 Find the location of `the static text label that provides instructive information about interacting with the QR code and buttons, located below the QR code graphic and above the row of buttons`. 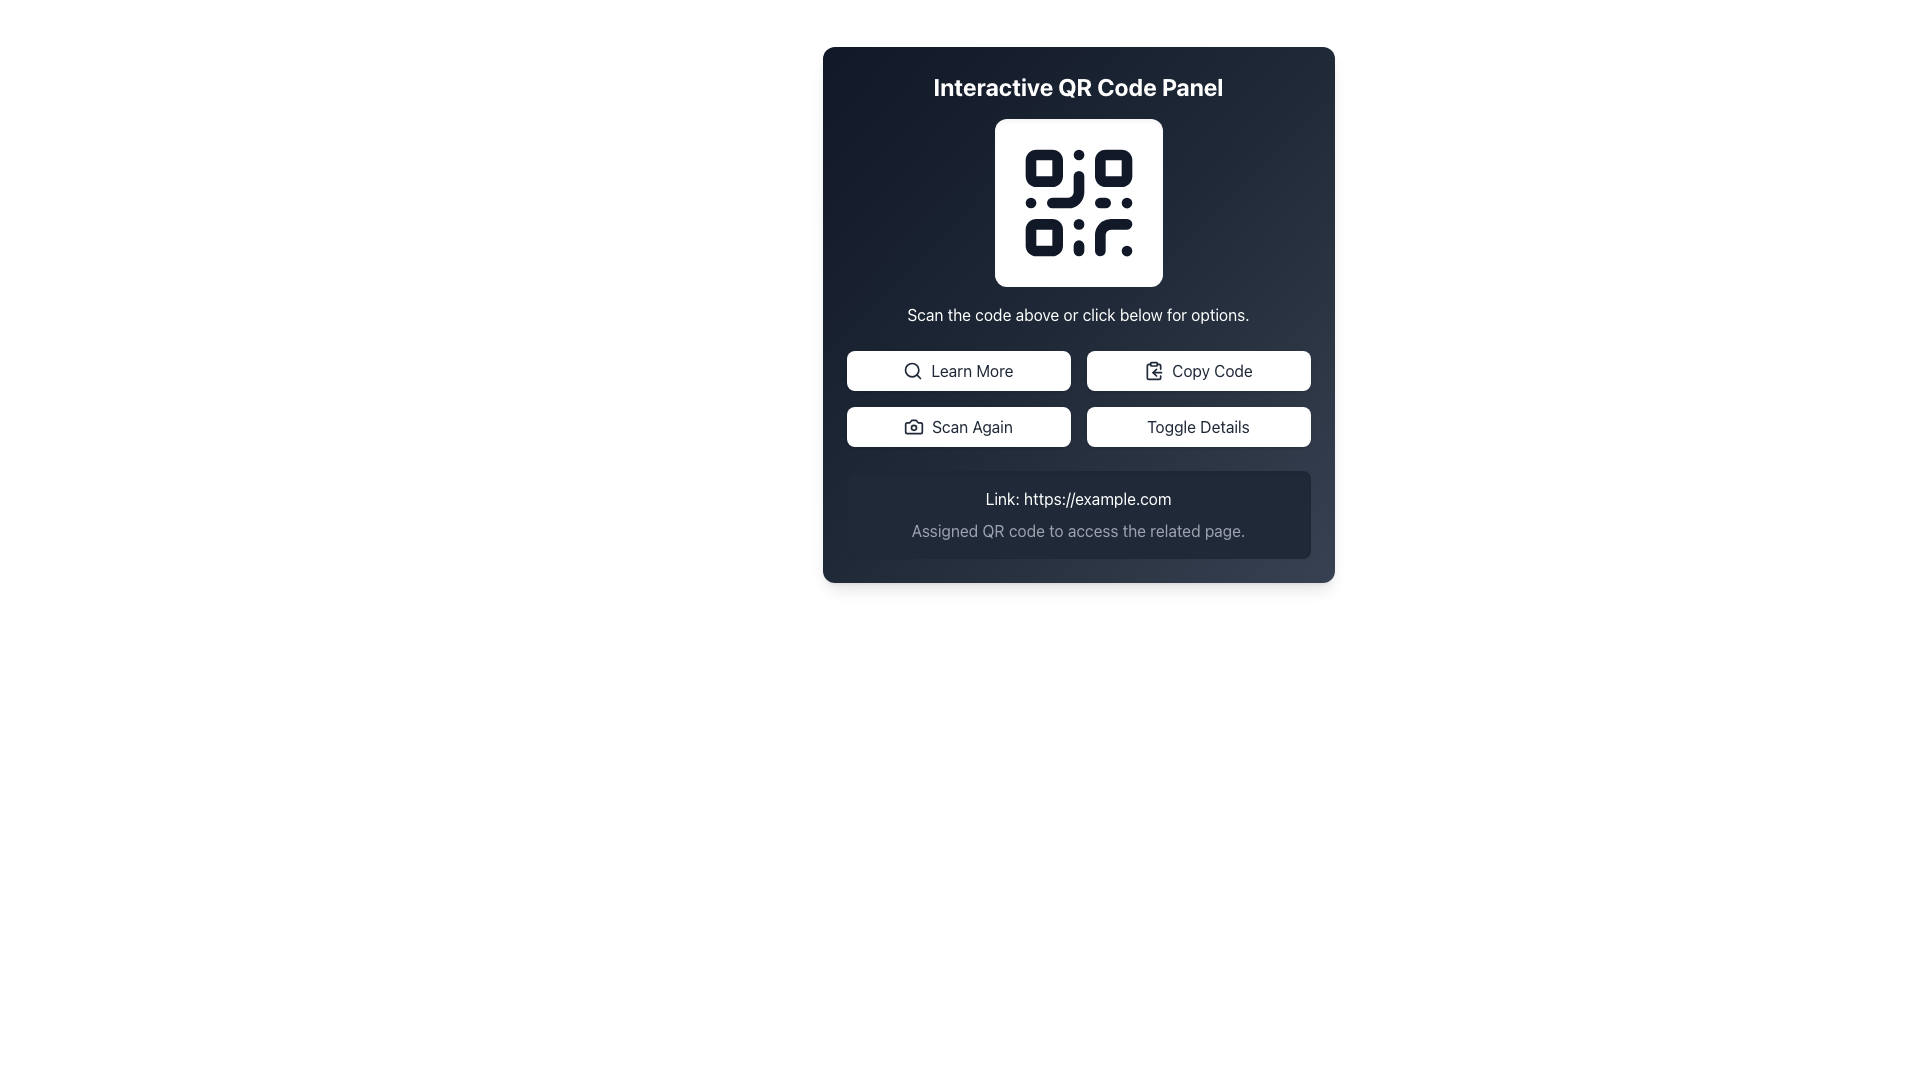

the static text label that provides instructive information about interacting with the QR code and buttons, located below the QR code graphic and above the row of buttons is located at coordinates (1077, 315).